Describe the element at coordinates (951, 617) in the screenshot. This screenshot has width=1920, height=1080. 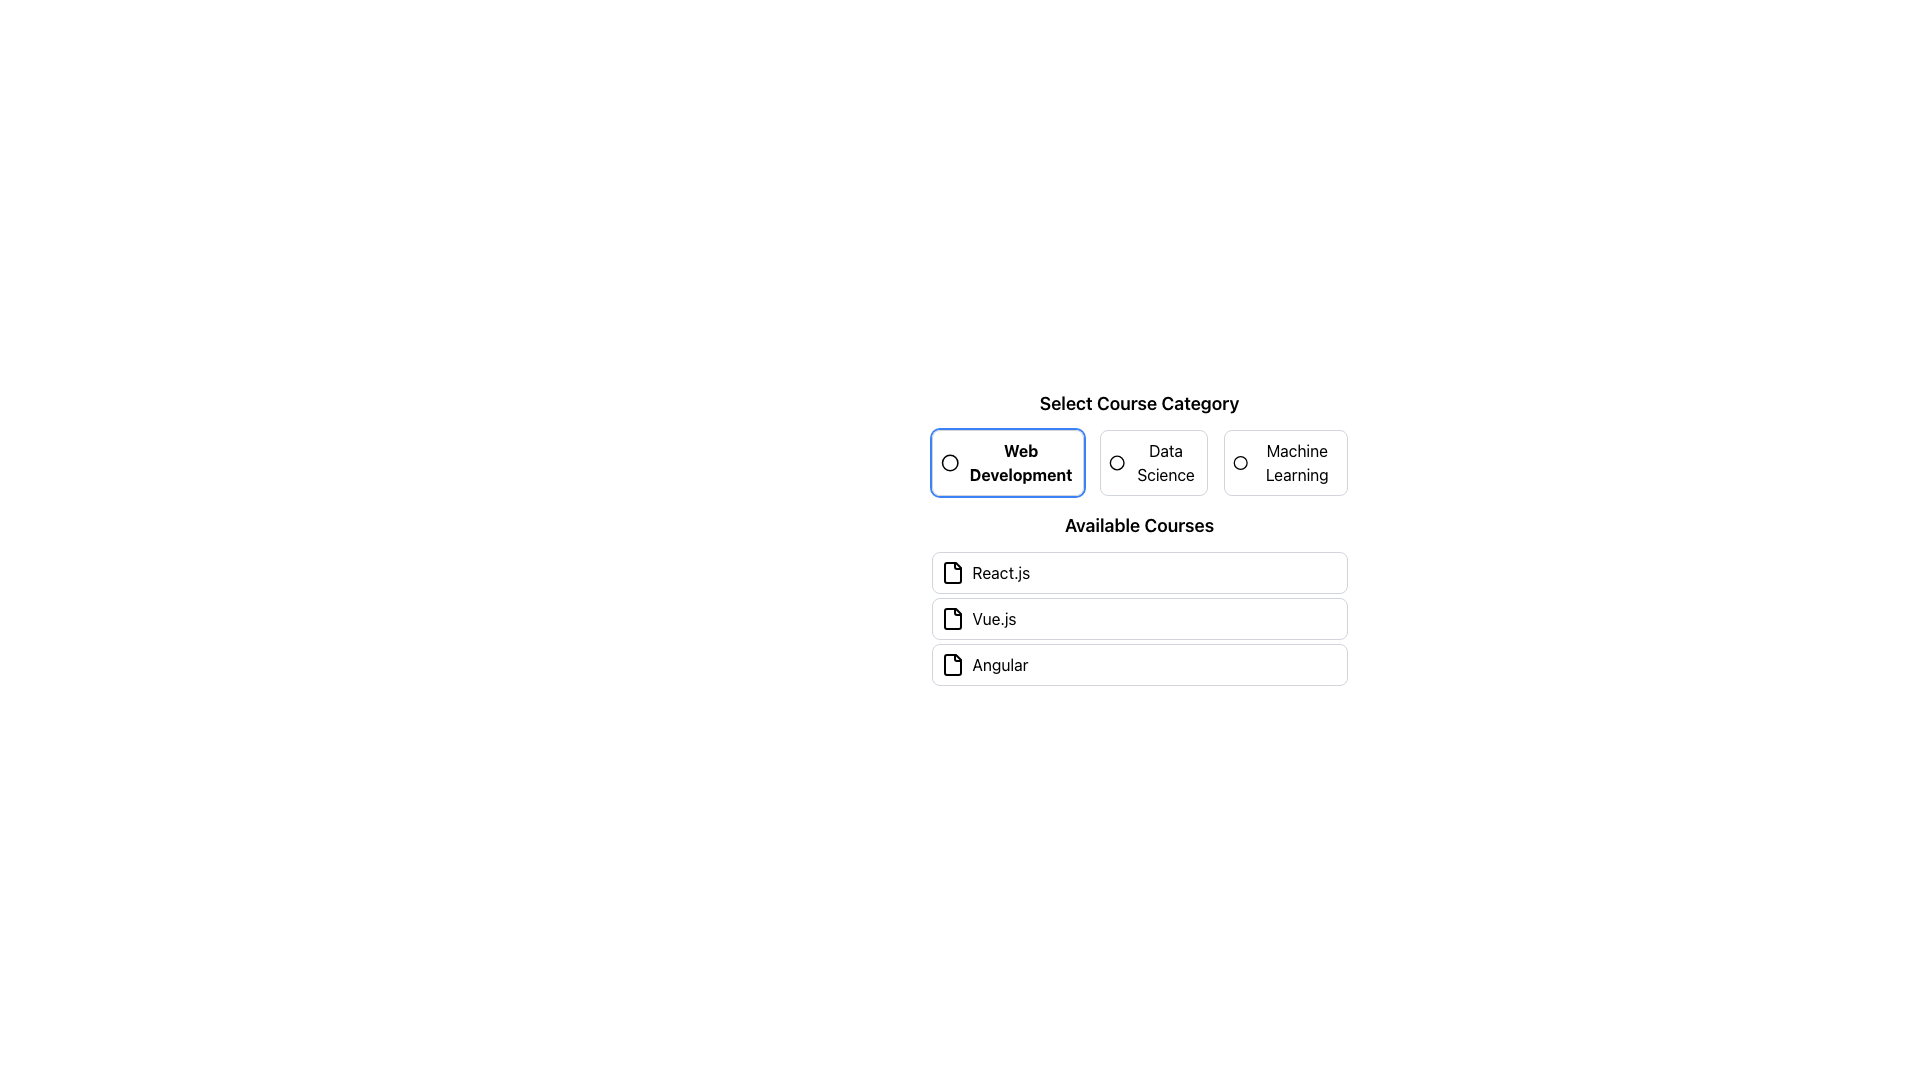
I see `the document icon located to the left of the 'Vue.js' text label in the list of available courses` at that location.